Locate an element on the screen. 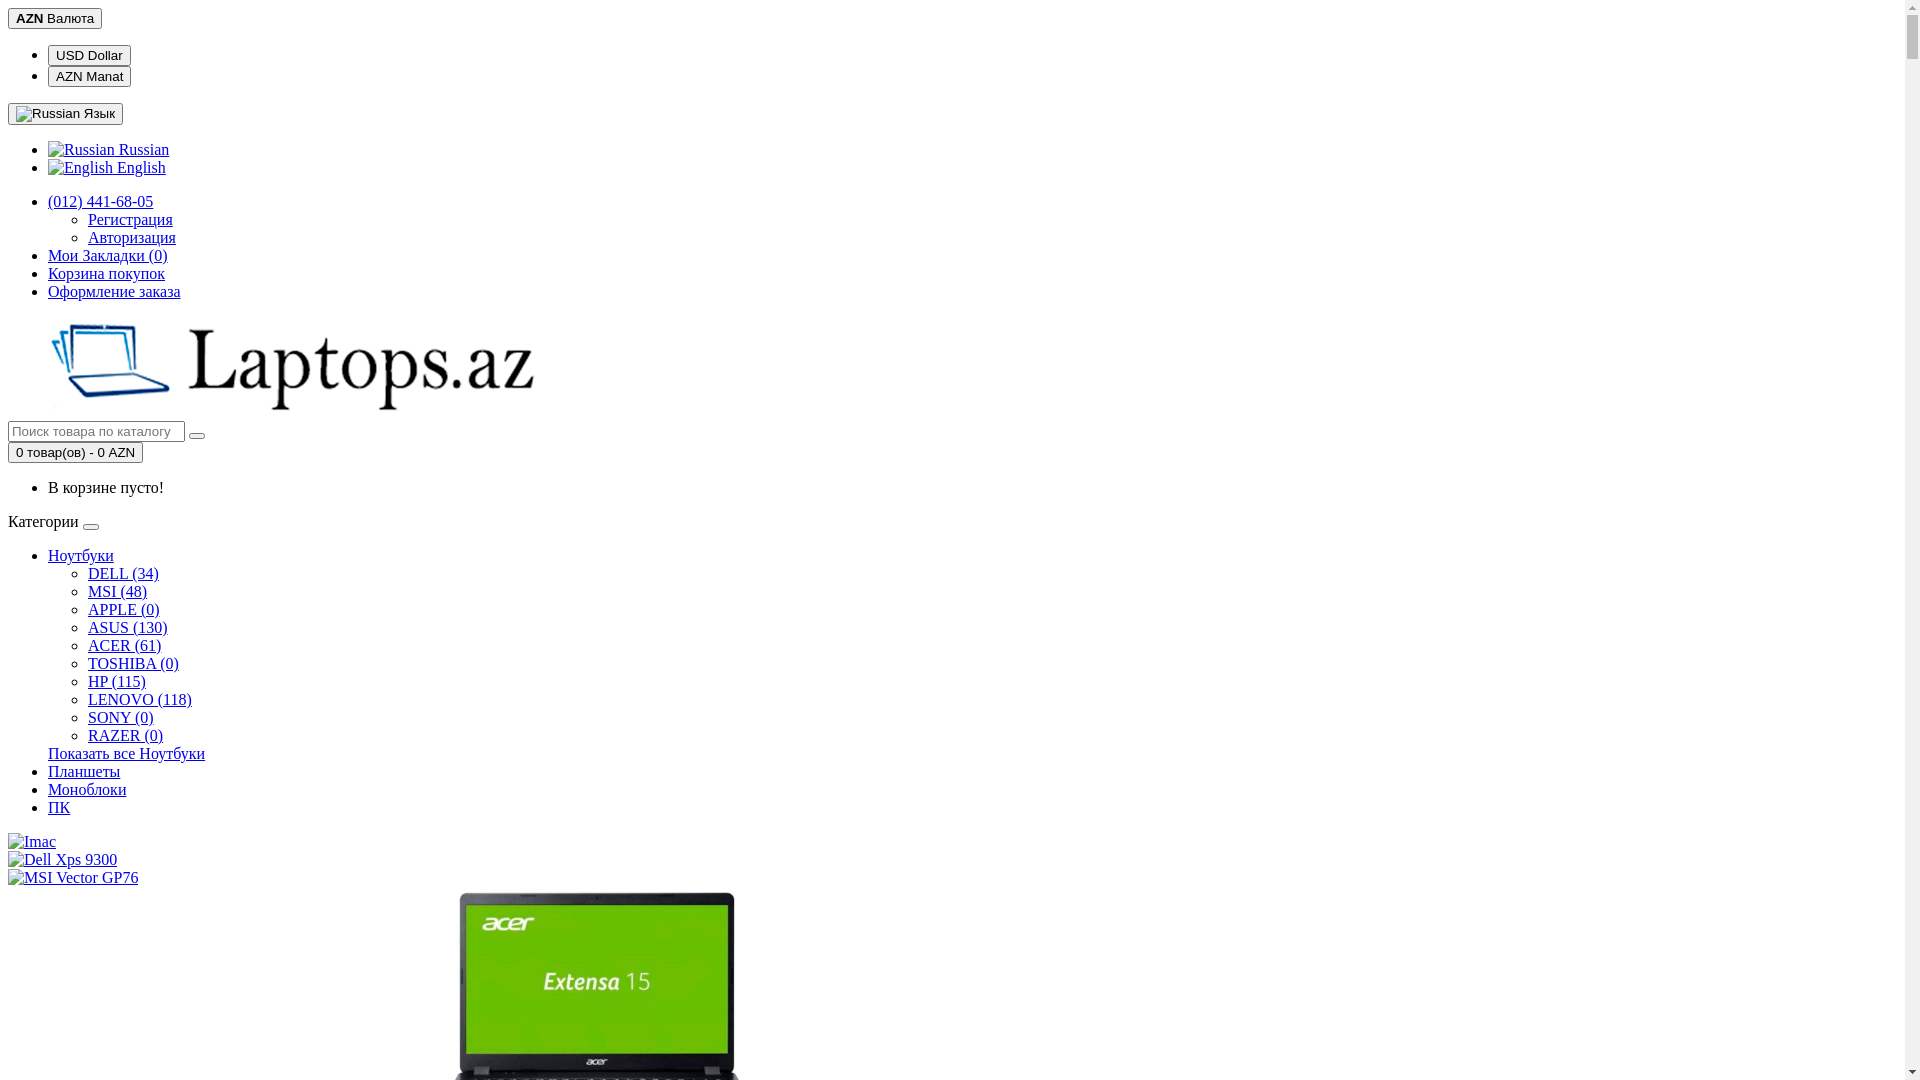  'Russian' is located at coordinates (48, 114).